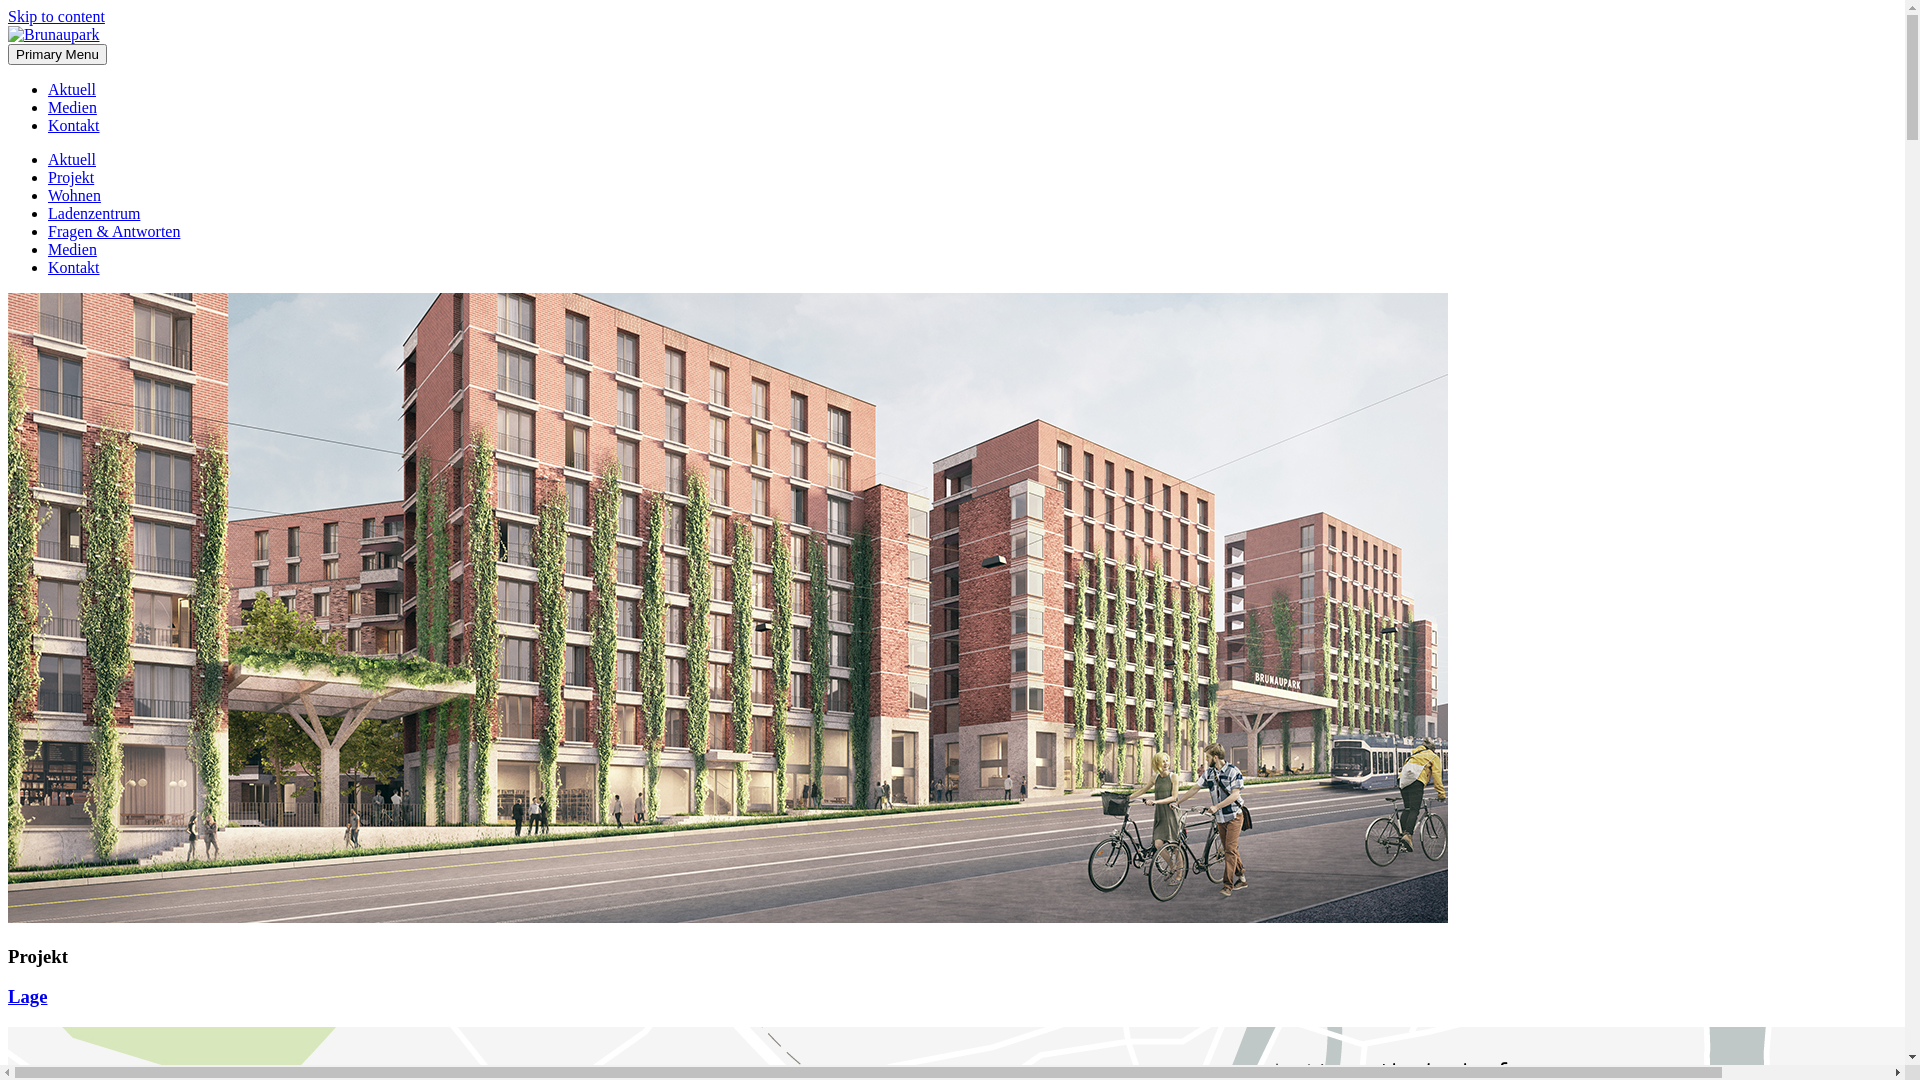 This screenshot has height=1080, width=1920. What do you see at coordinates (72, 248) in the screenshot?
I see `'Medien'` at bounding box center [72, 248].